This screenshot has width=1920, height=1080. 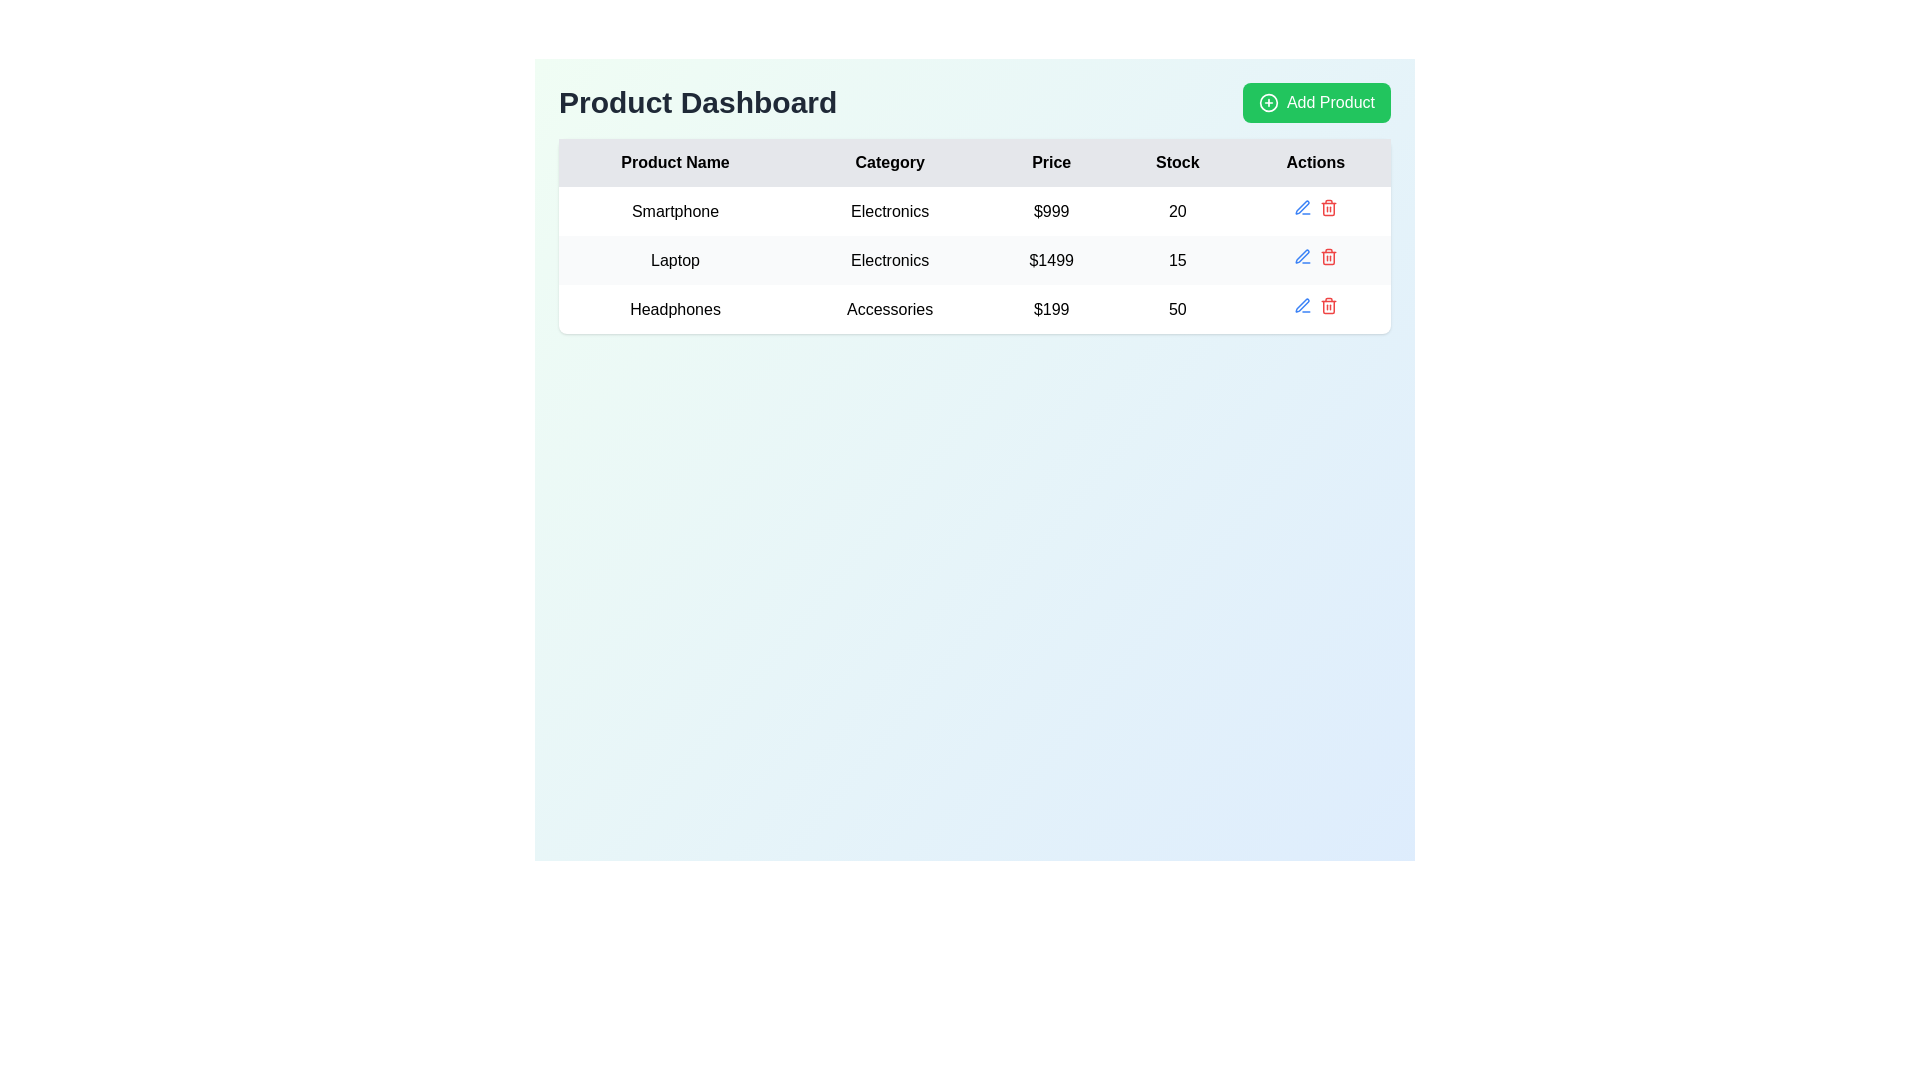 I want to click on the text element displaying the price '$199' in the 'Price' column of the table for the product 'Headphones', so click(x=1050, y=309).